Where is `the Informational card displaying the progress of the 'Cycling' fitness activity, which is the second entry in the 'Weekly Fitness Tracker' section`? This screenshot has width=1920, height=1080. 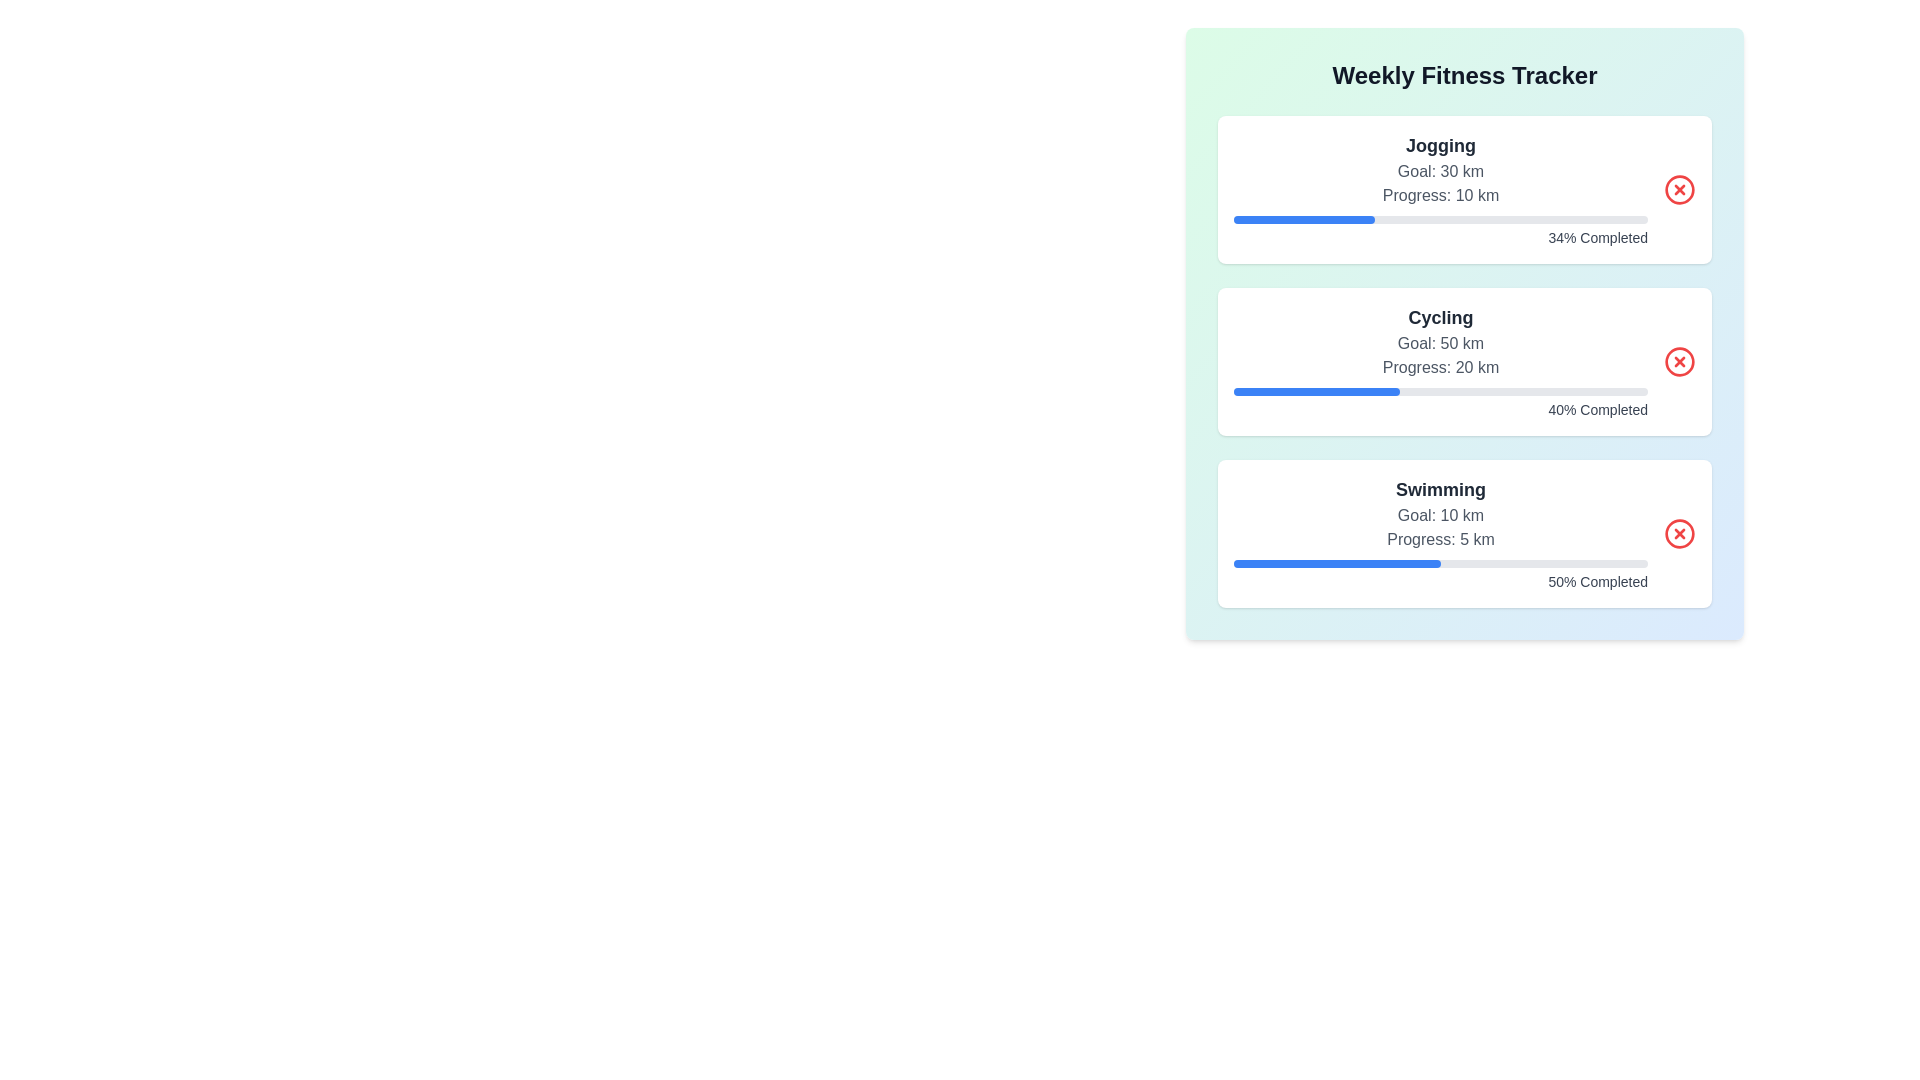 the Informational card displaying the progress of the 'Cycling' fitness activity, which is the second entry in the 'Weekly Fitness Tracker' section is located at coordinates (1464, 362).